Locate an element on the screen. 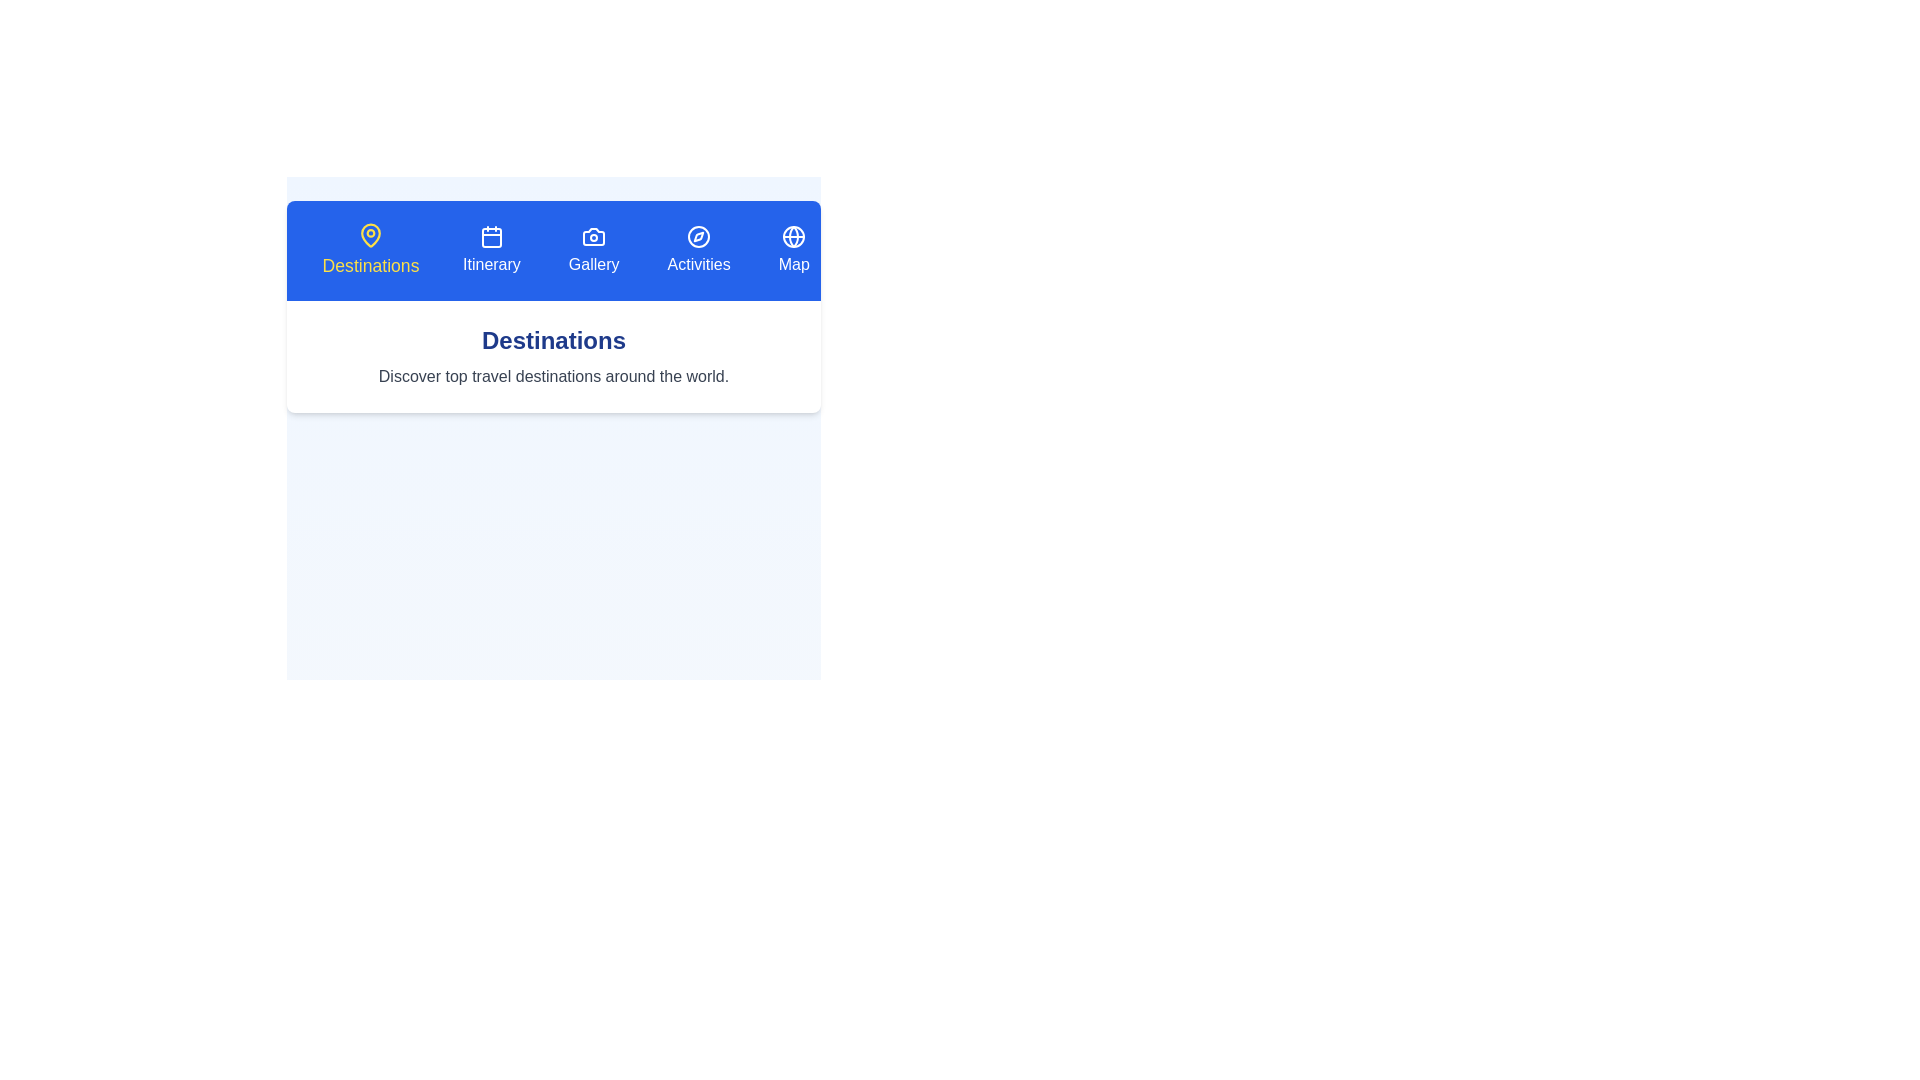 The image size is (1920, 1080). text label for the 'Activities' menu button, which is the fourth option in the menu bar at the top-right section of the application interface is located at coordinates (699, 264).